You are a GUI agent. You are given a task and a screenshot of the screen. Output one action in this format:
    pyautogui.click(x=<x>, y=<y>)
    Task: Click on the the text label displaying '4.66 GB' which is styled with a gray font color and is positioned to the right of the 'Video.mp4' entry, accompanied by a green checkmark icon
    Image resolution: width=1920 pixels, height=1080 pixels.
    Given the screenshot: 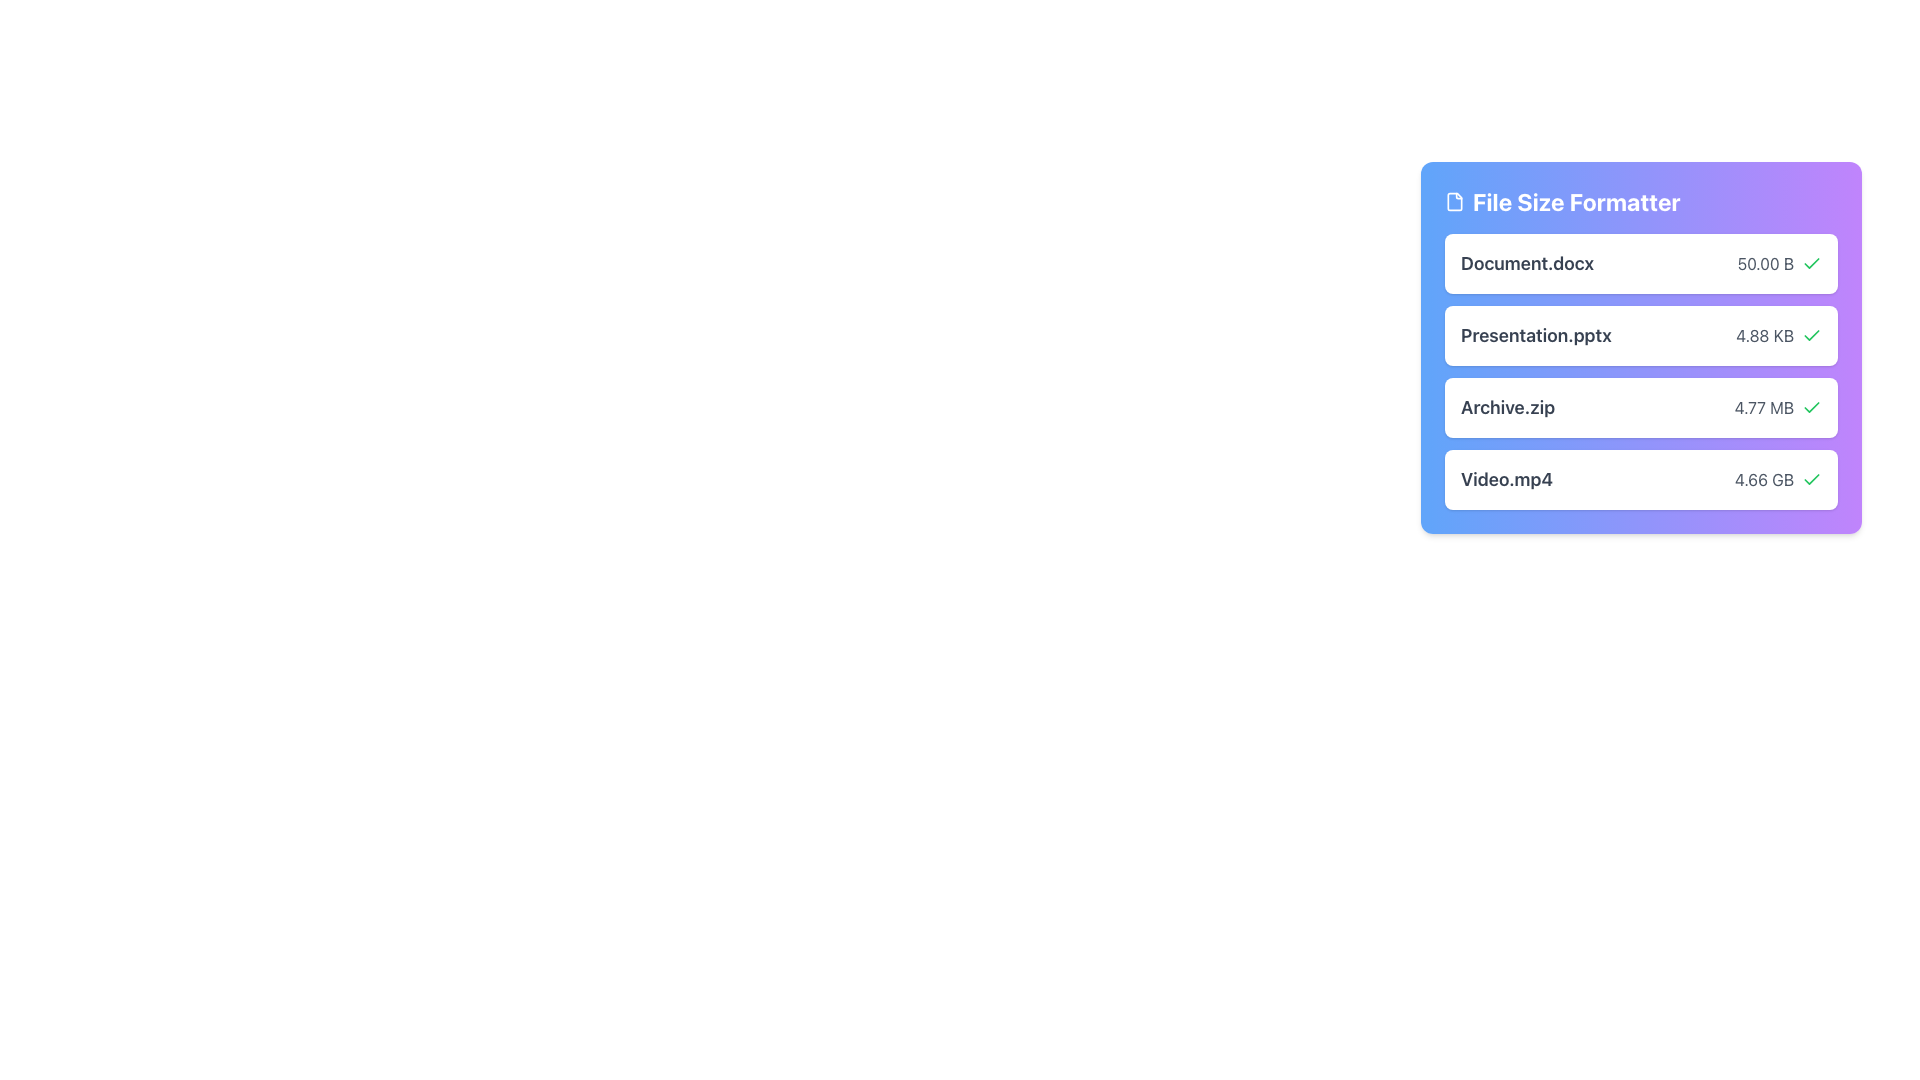 What is the action you would take?
    pyautogui.click(x=1778, y=479)
    